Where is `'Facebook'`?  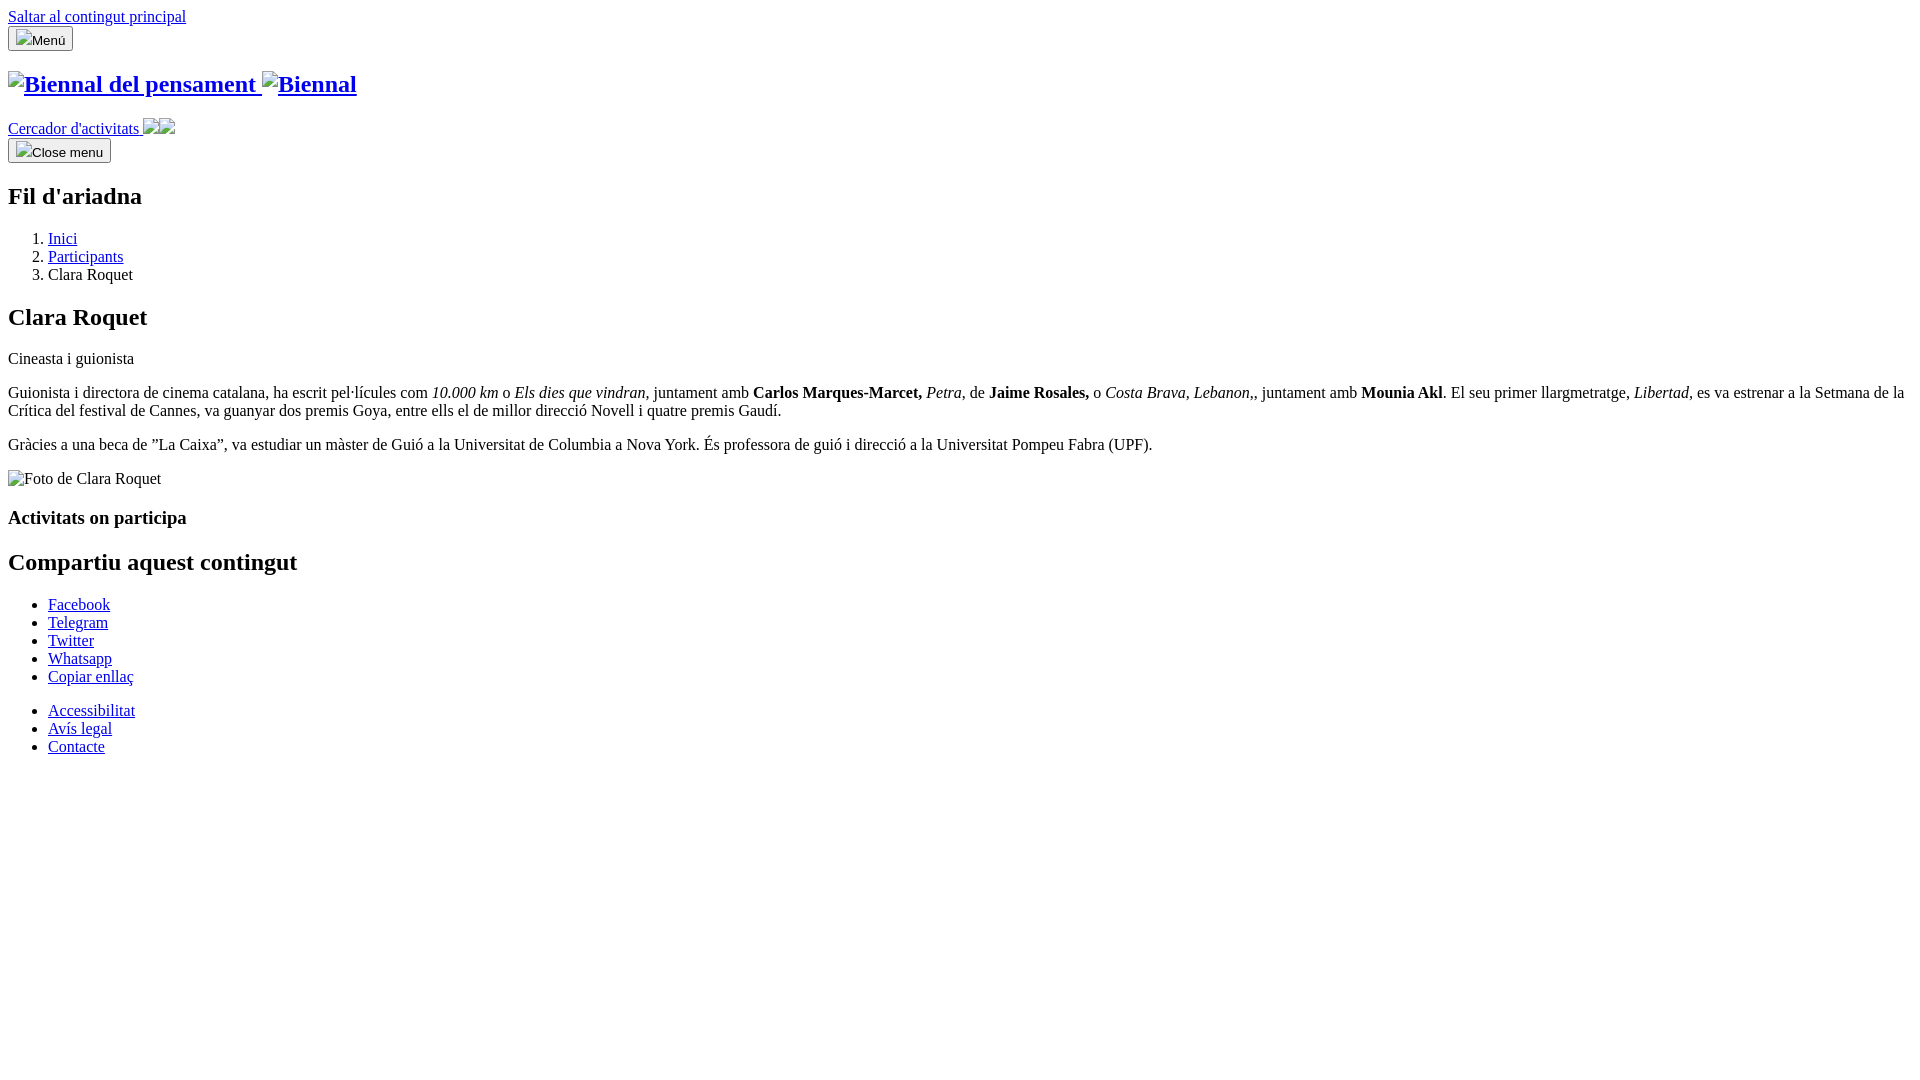 'Facebook' is located at coordinates (78, 603).